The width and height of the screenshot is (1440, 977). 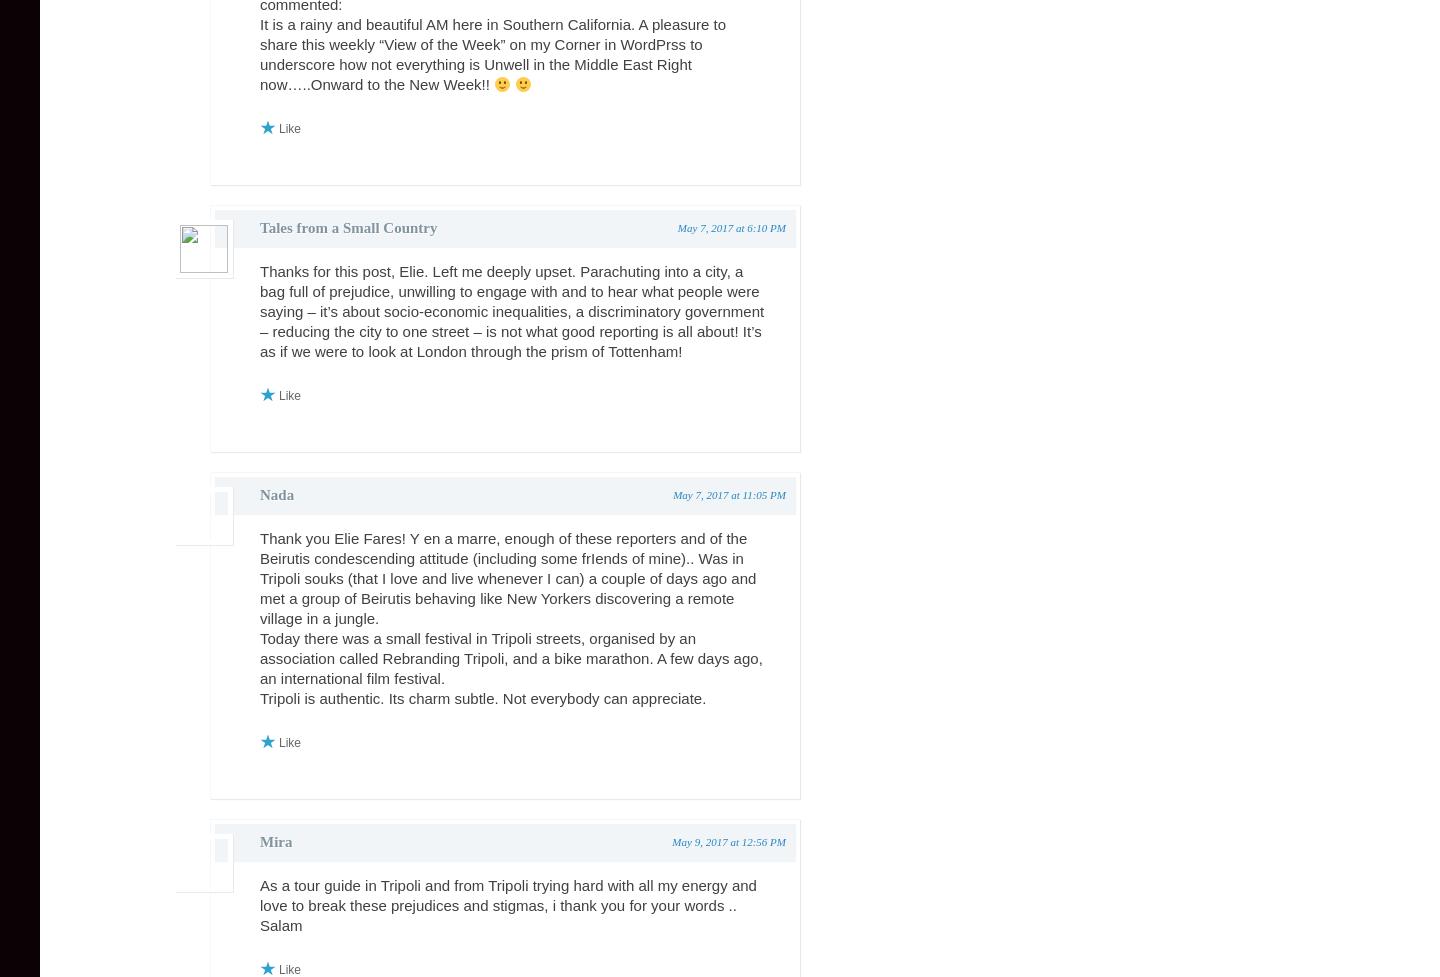 What do you see at coordinates (348, 227) in the screenshot?
I see `'Tales from a Small Country'` at bounding box center [348, 227].